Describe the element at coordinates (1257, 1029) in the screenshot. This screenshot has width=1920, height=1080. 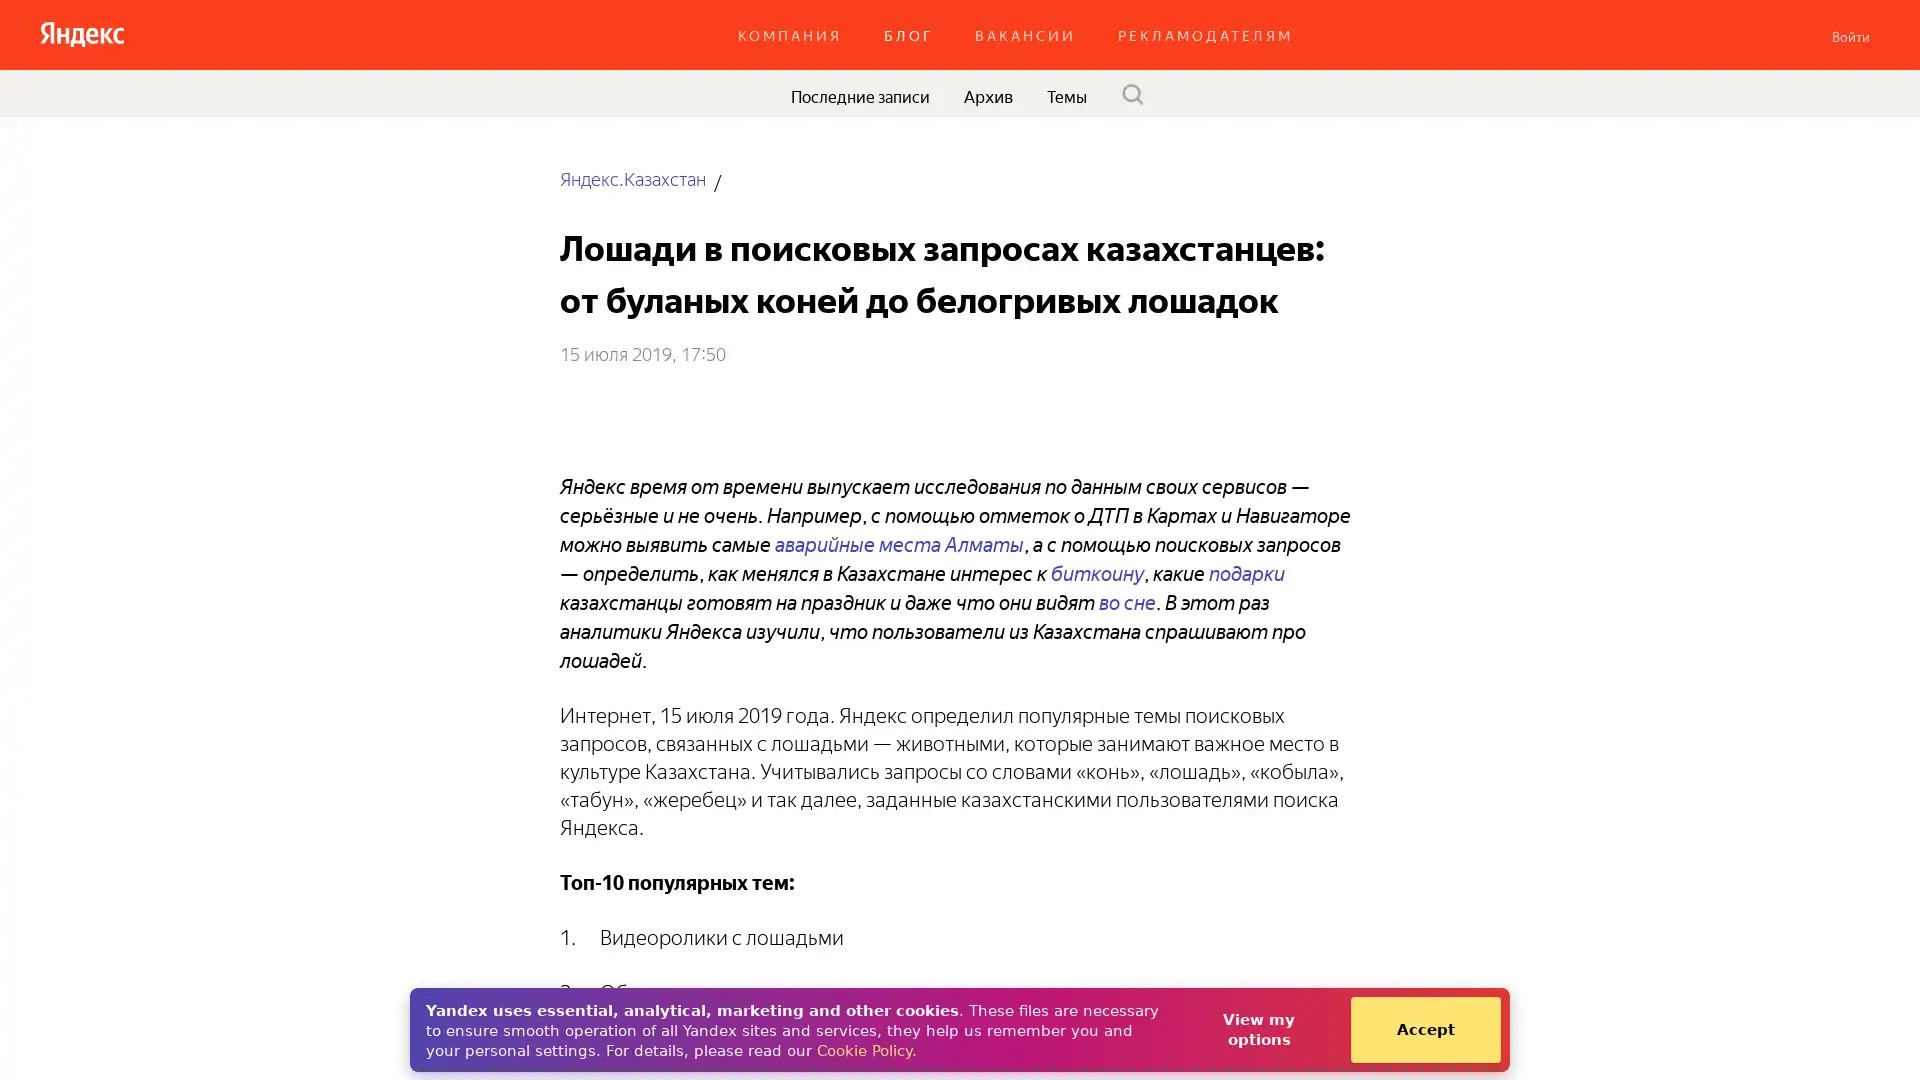
I see `View my options` at that location.